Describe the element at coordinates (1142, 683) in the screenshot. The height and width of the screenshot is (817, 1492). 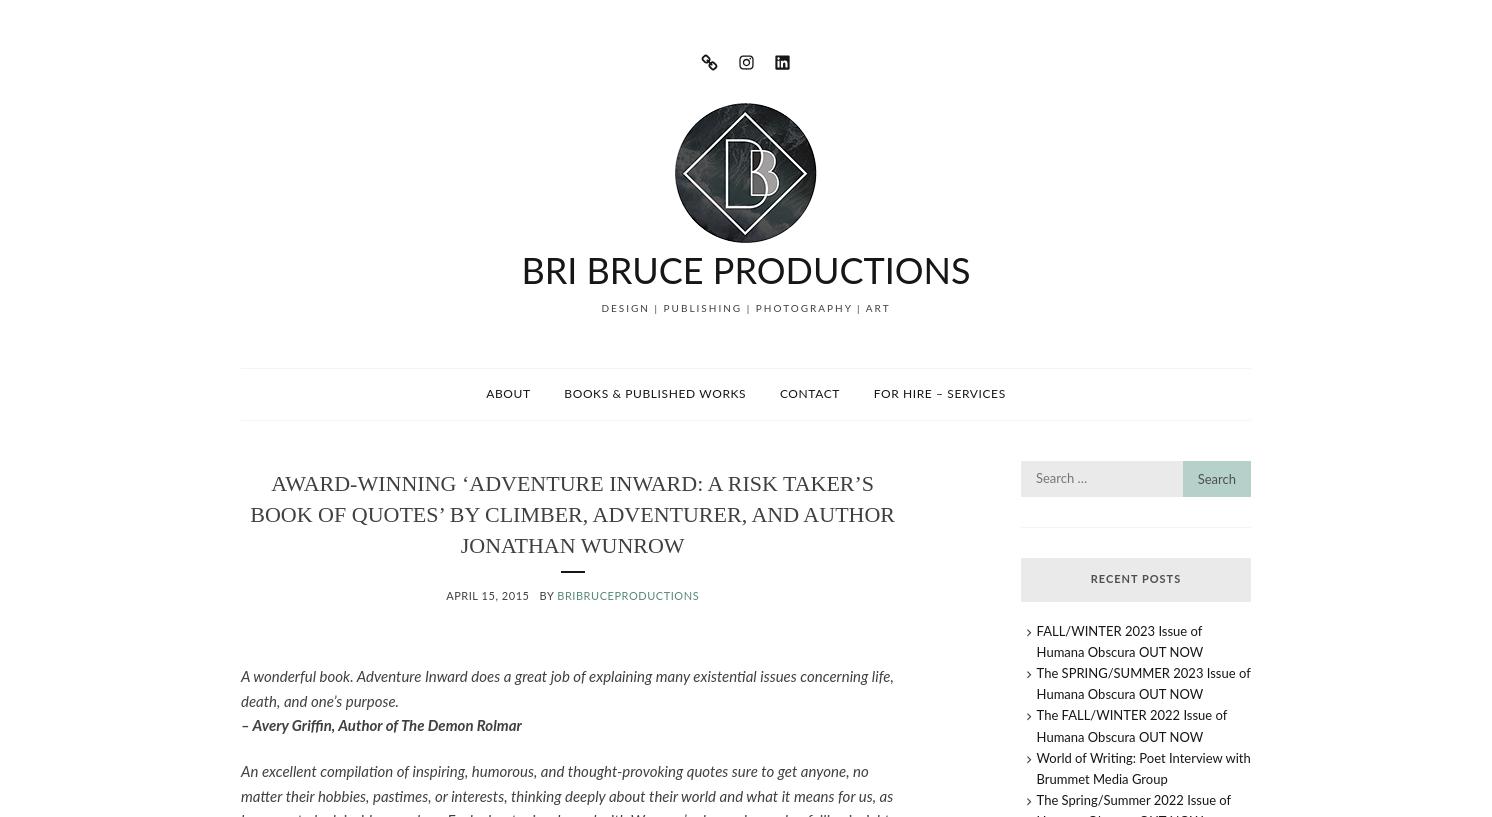
I see `'The SPRING/SUMMER 2023 Issue of Humana Obscura OUT NOW'` at that location.